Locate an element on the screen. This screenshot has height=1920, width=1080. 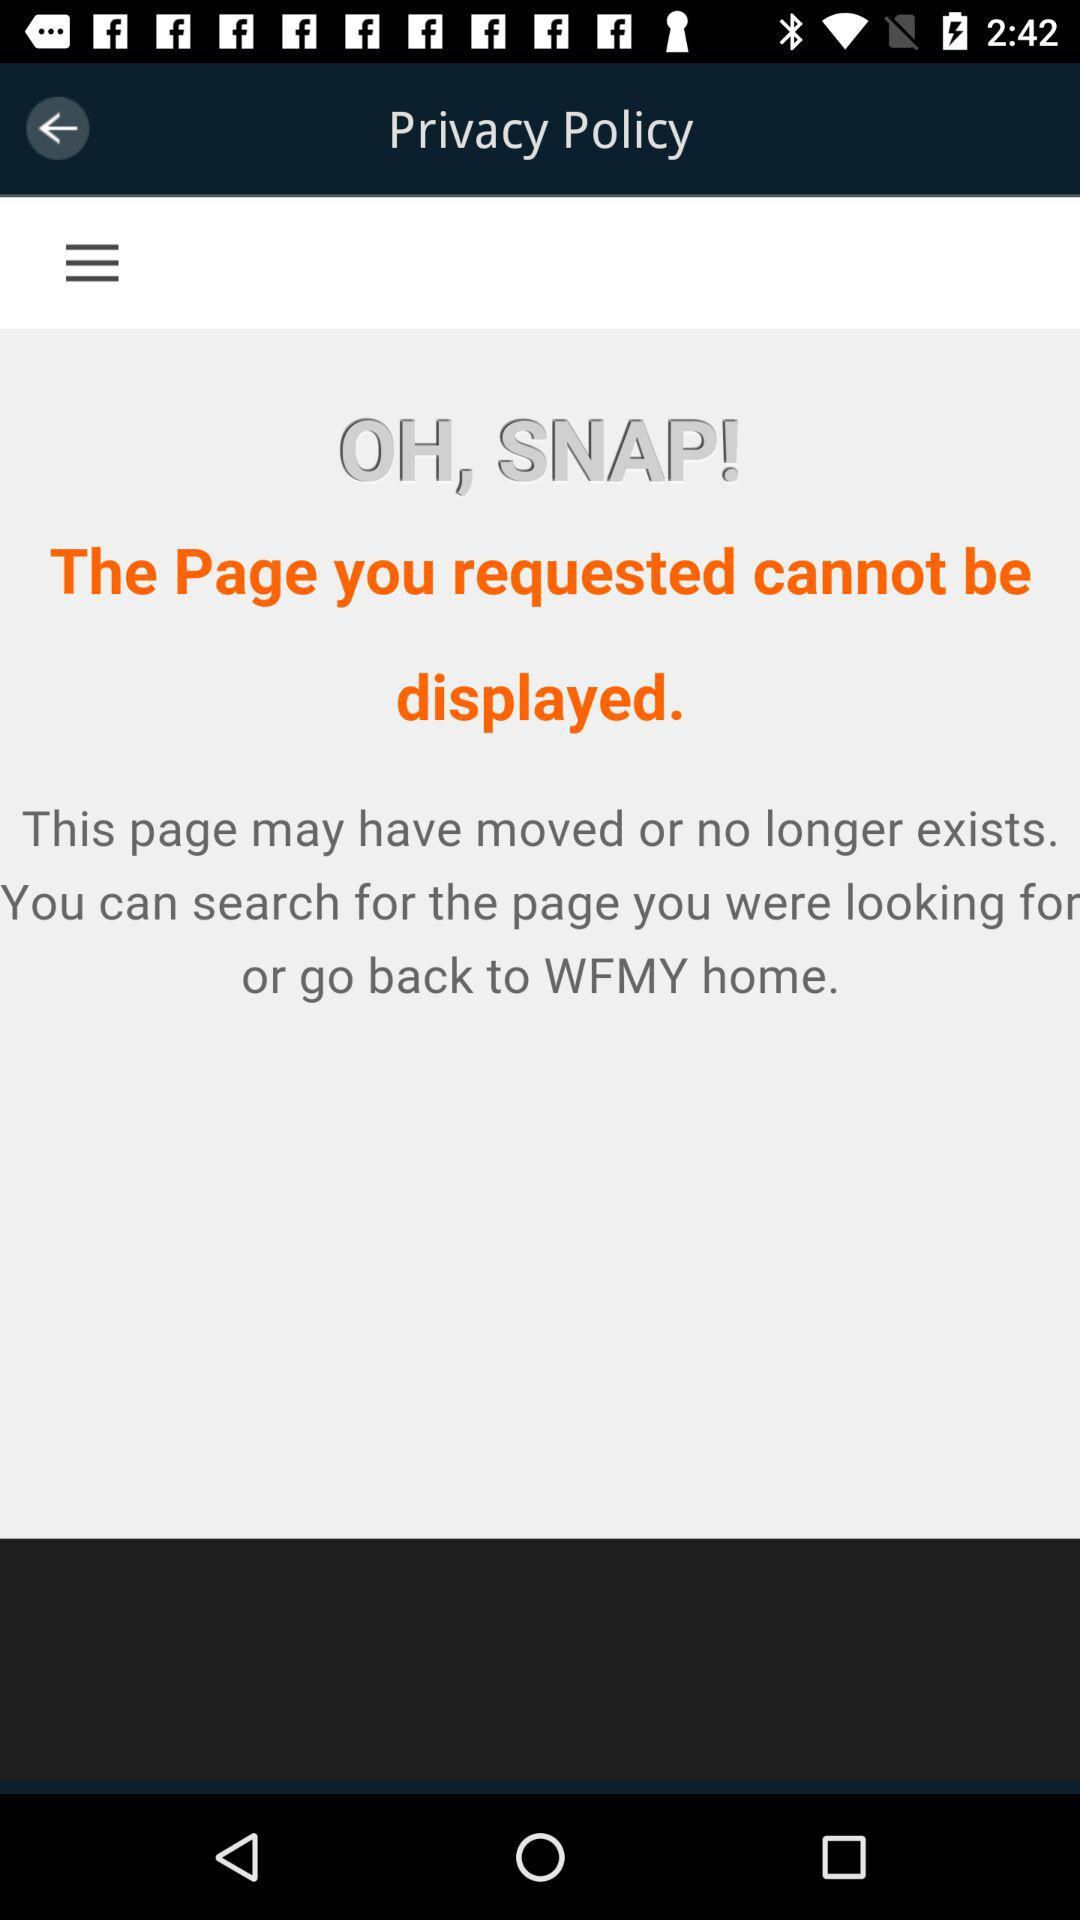
go back is located at coordinates (56, 127).